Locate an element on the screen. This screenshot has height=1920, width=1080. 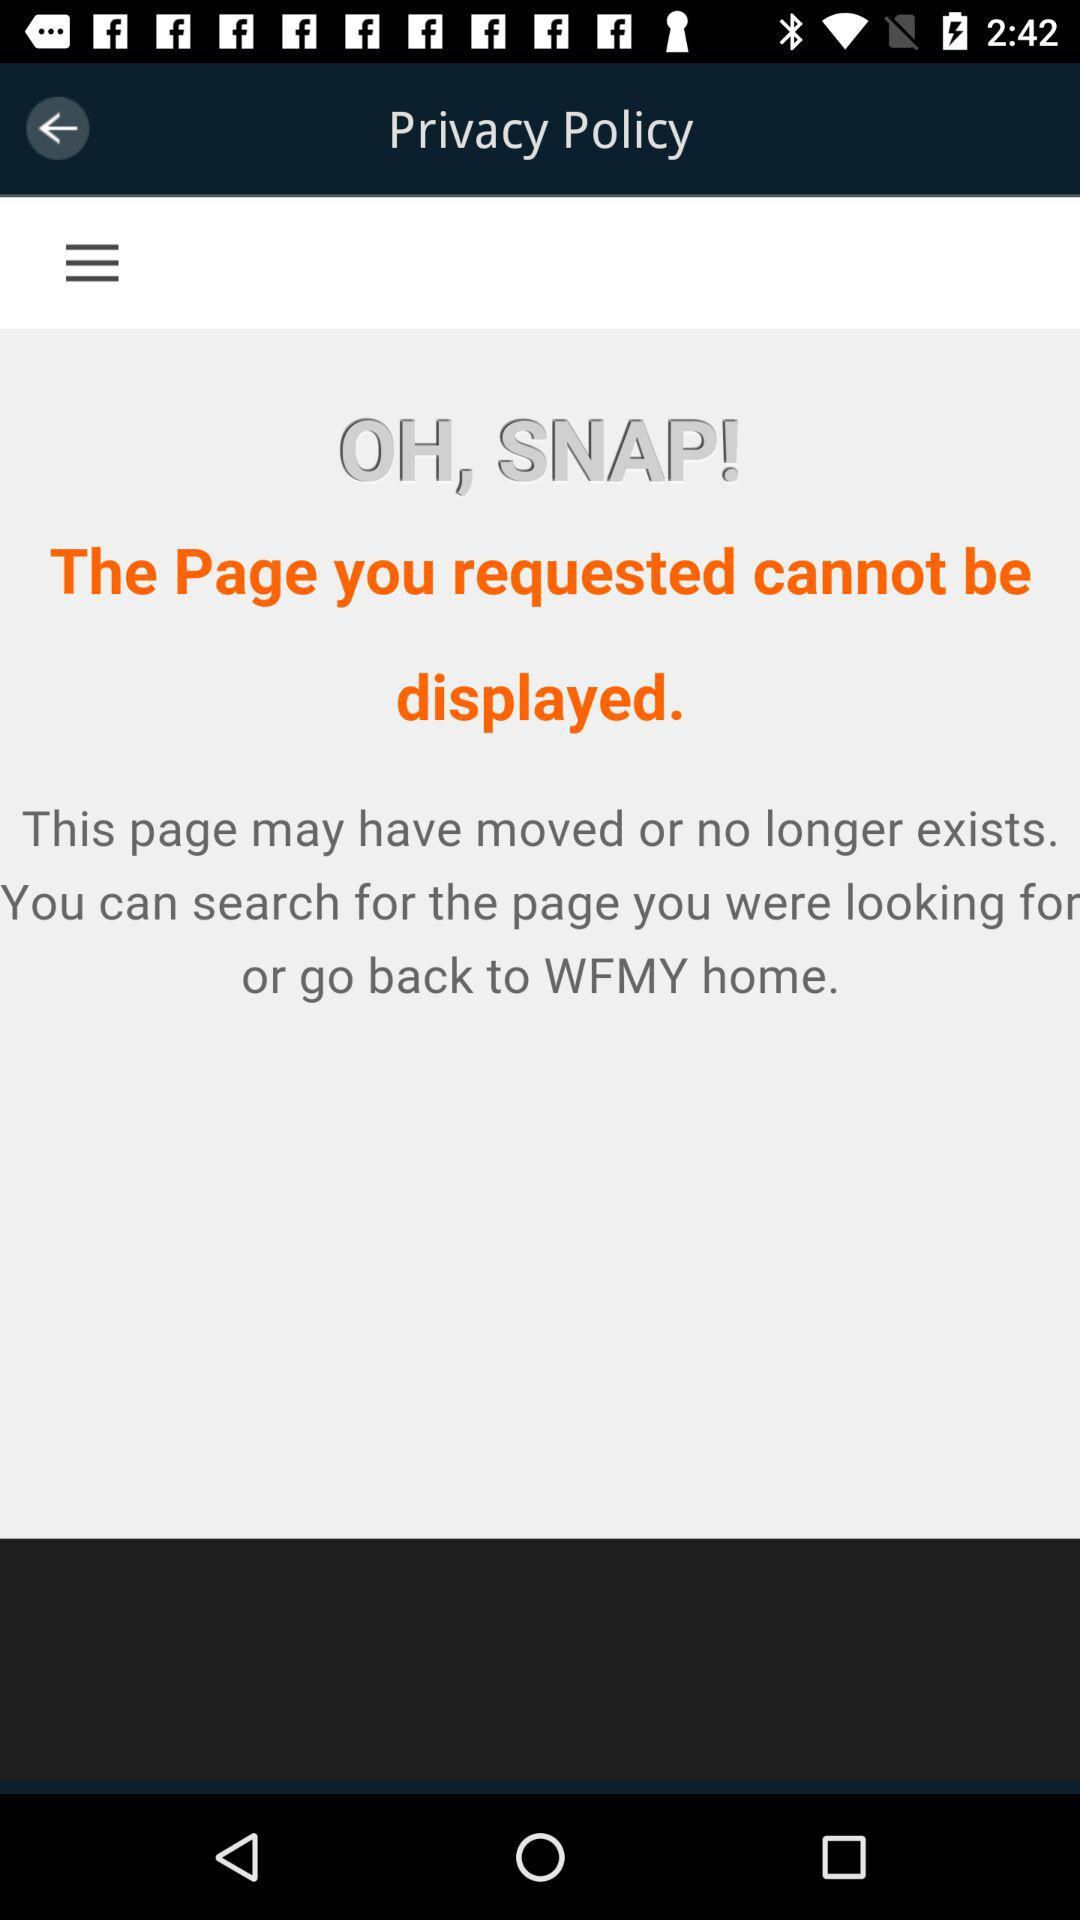
go back is located at coordinates (56, 127).